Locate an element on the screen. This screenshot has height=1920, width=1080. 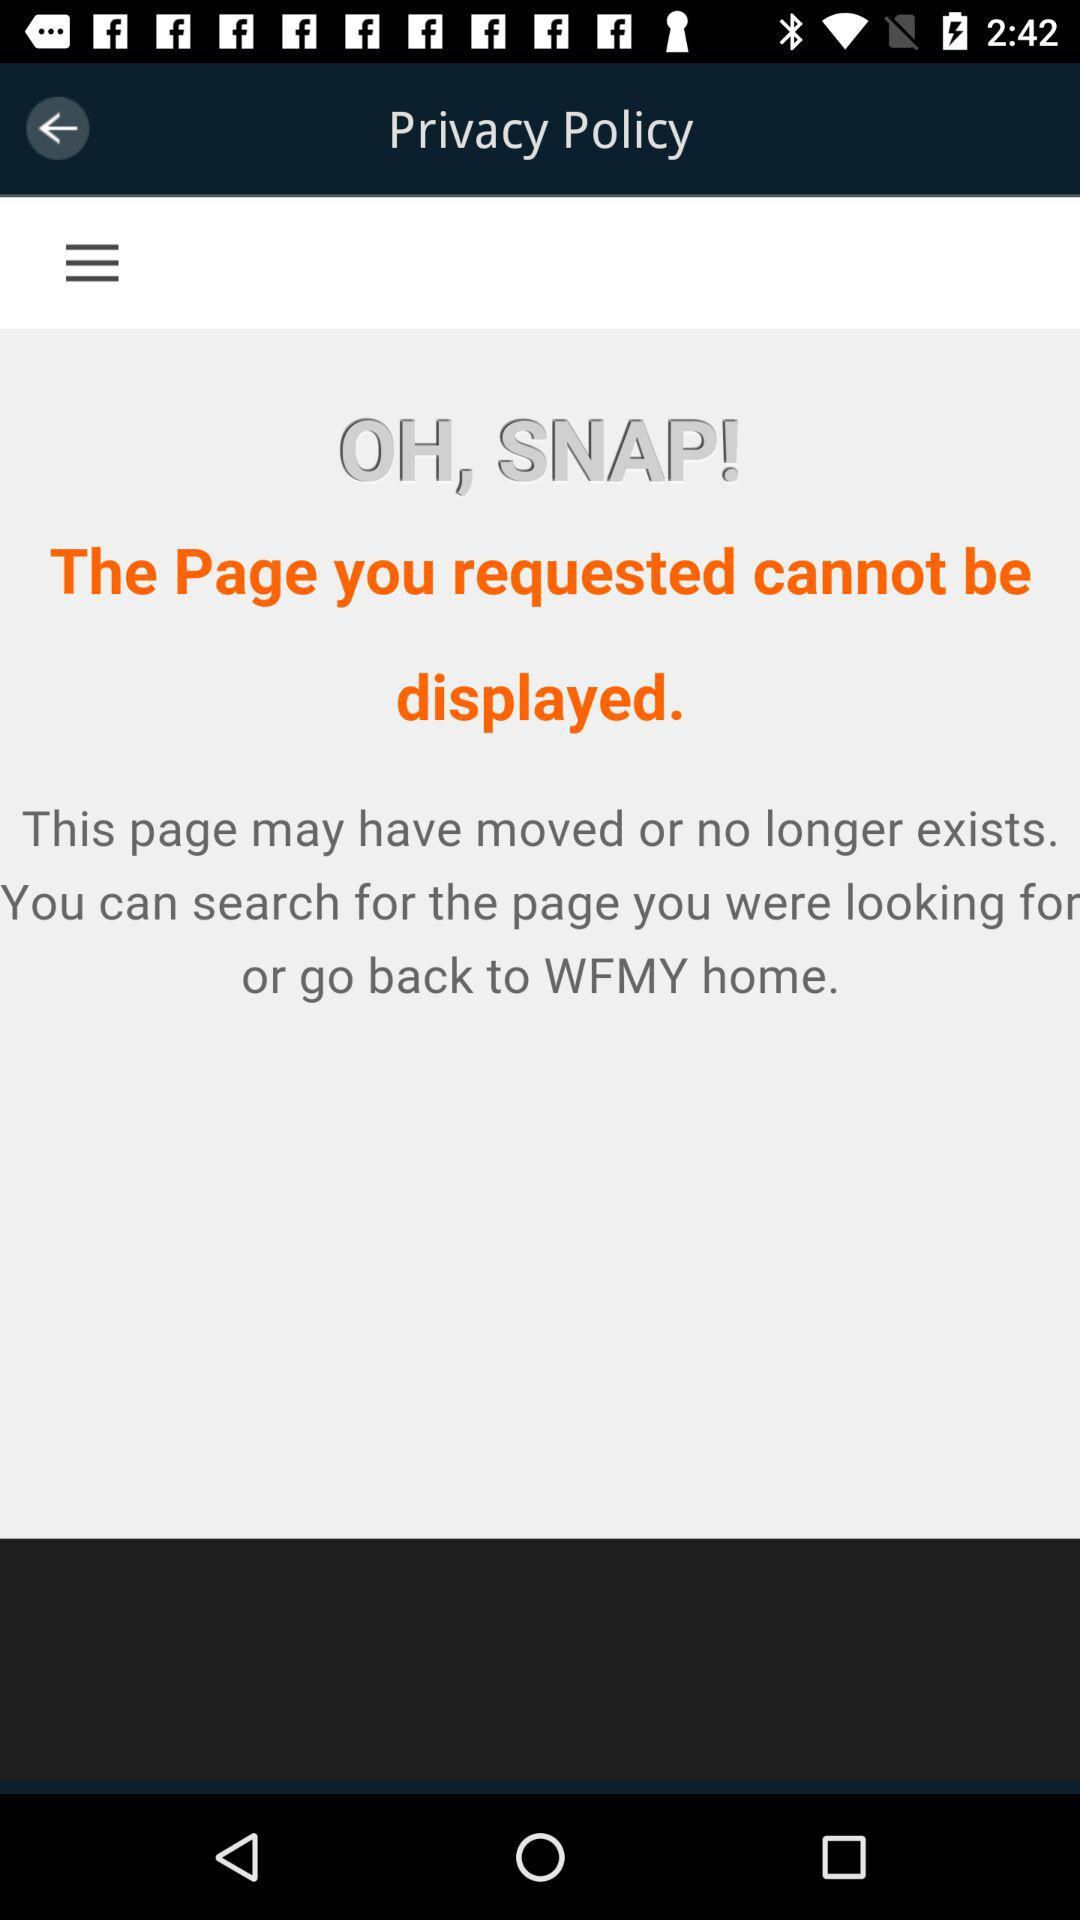
go back is located at coordinates (56, 127).